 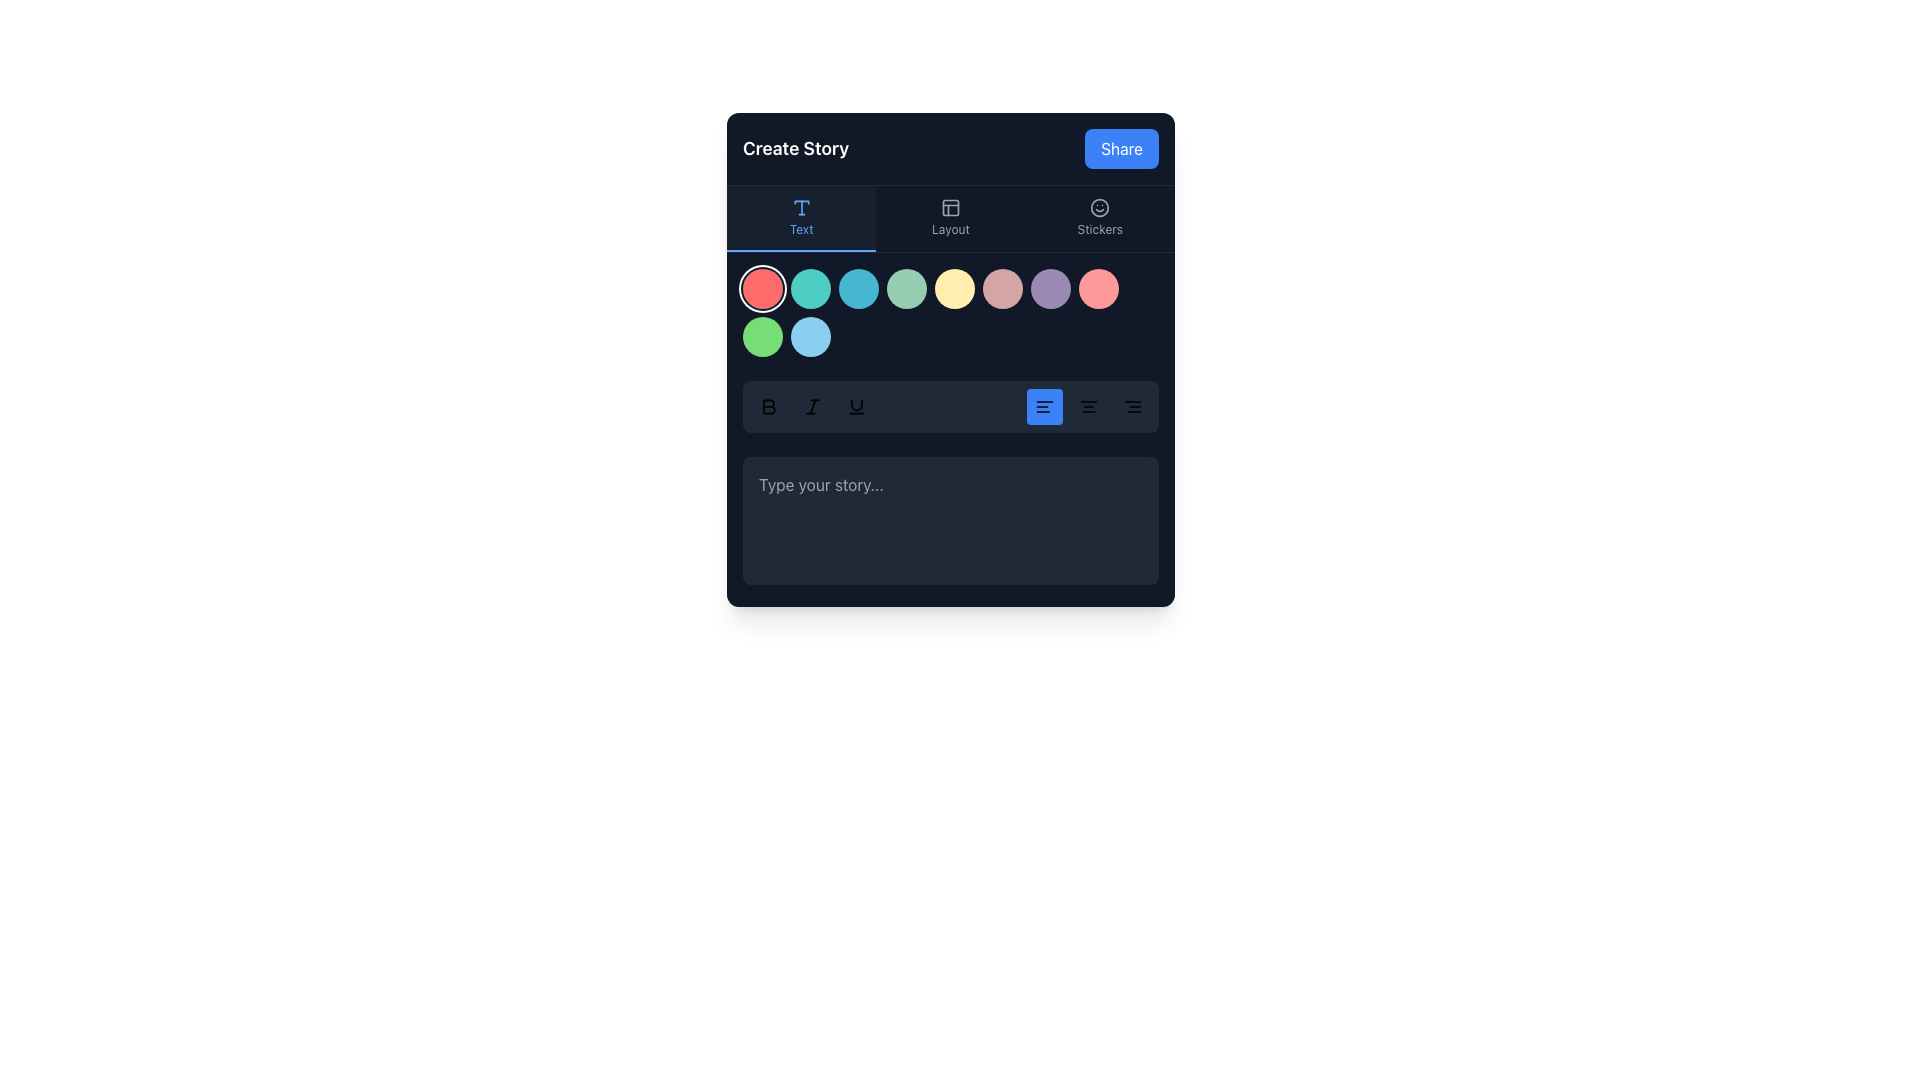 What do you see at coordinates (949, 219) in the screenshot?
I see `the layout option button located between the 'Text' and 'Stickers' options in the 'Create Story' section` at bounding box center [949, 219].